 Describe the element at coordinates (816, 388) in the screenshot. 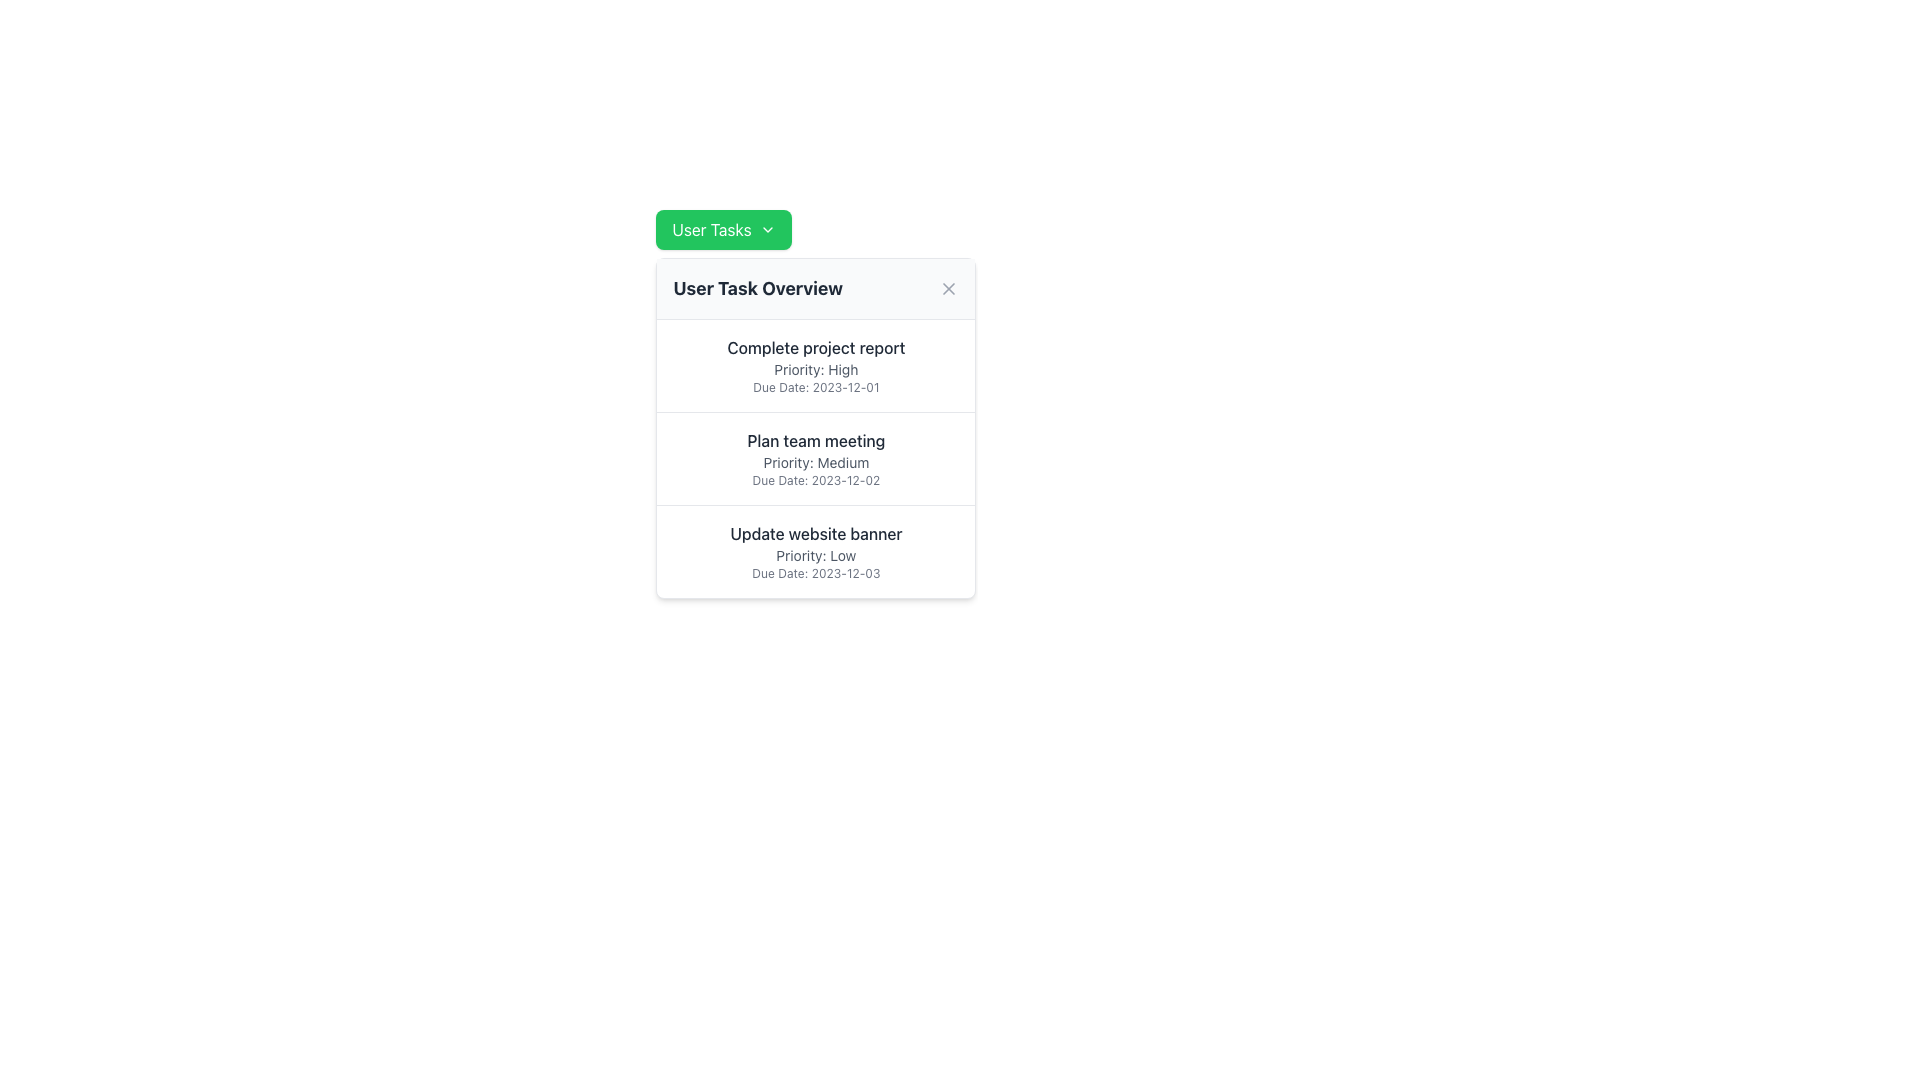

I see `text label that displays the due date of the task, located below 'Priority: High' in the first task entry` at that location.